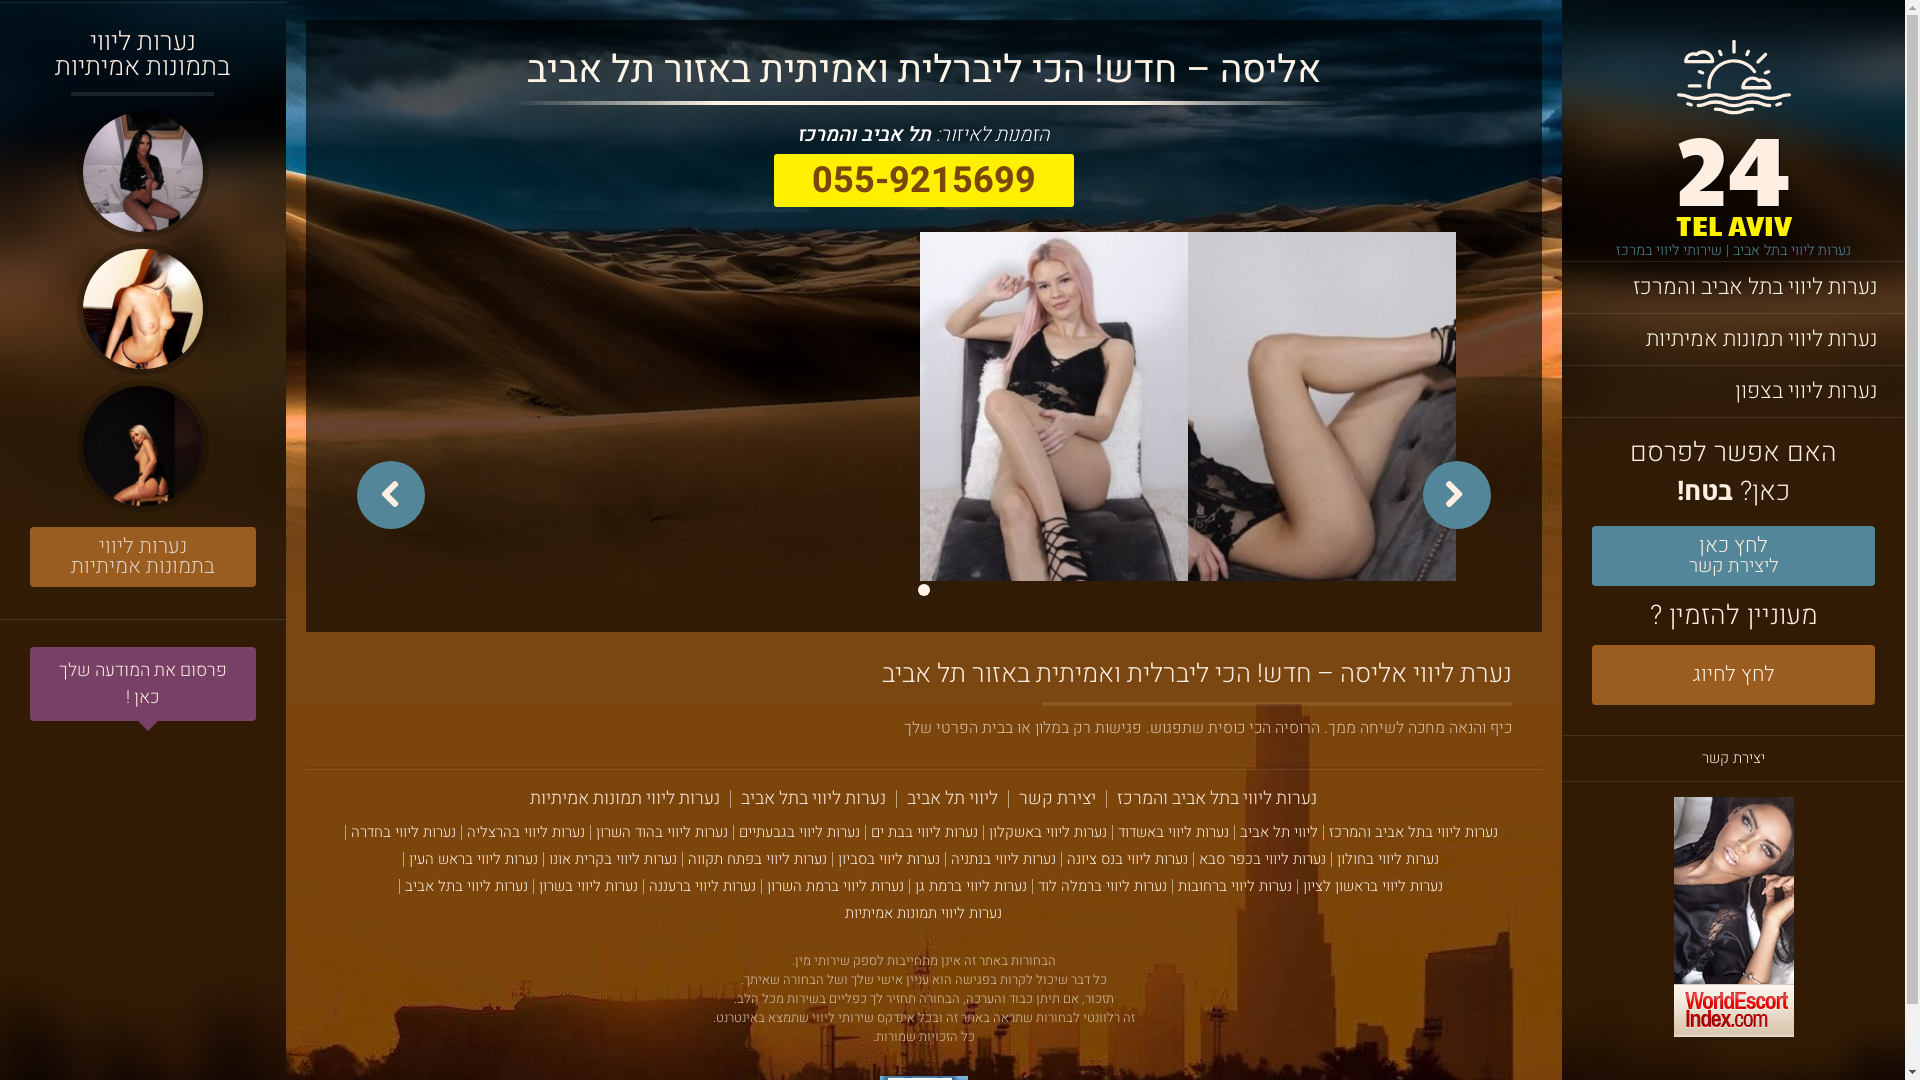 The height and width of the screenshot is (1080, 1920). I want to click on '055-9215699', so click(922, 180).